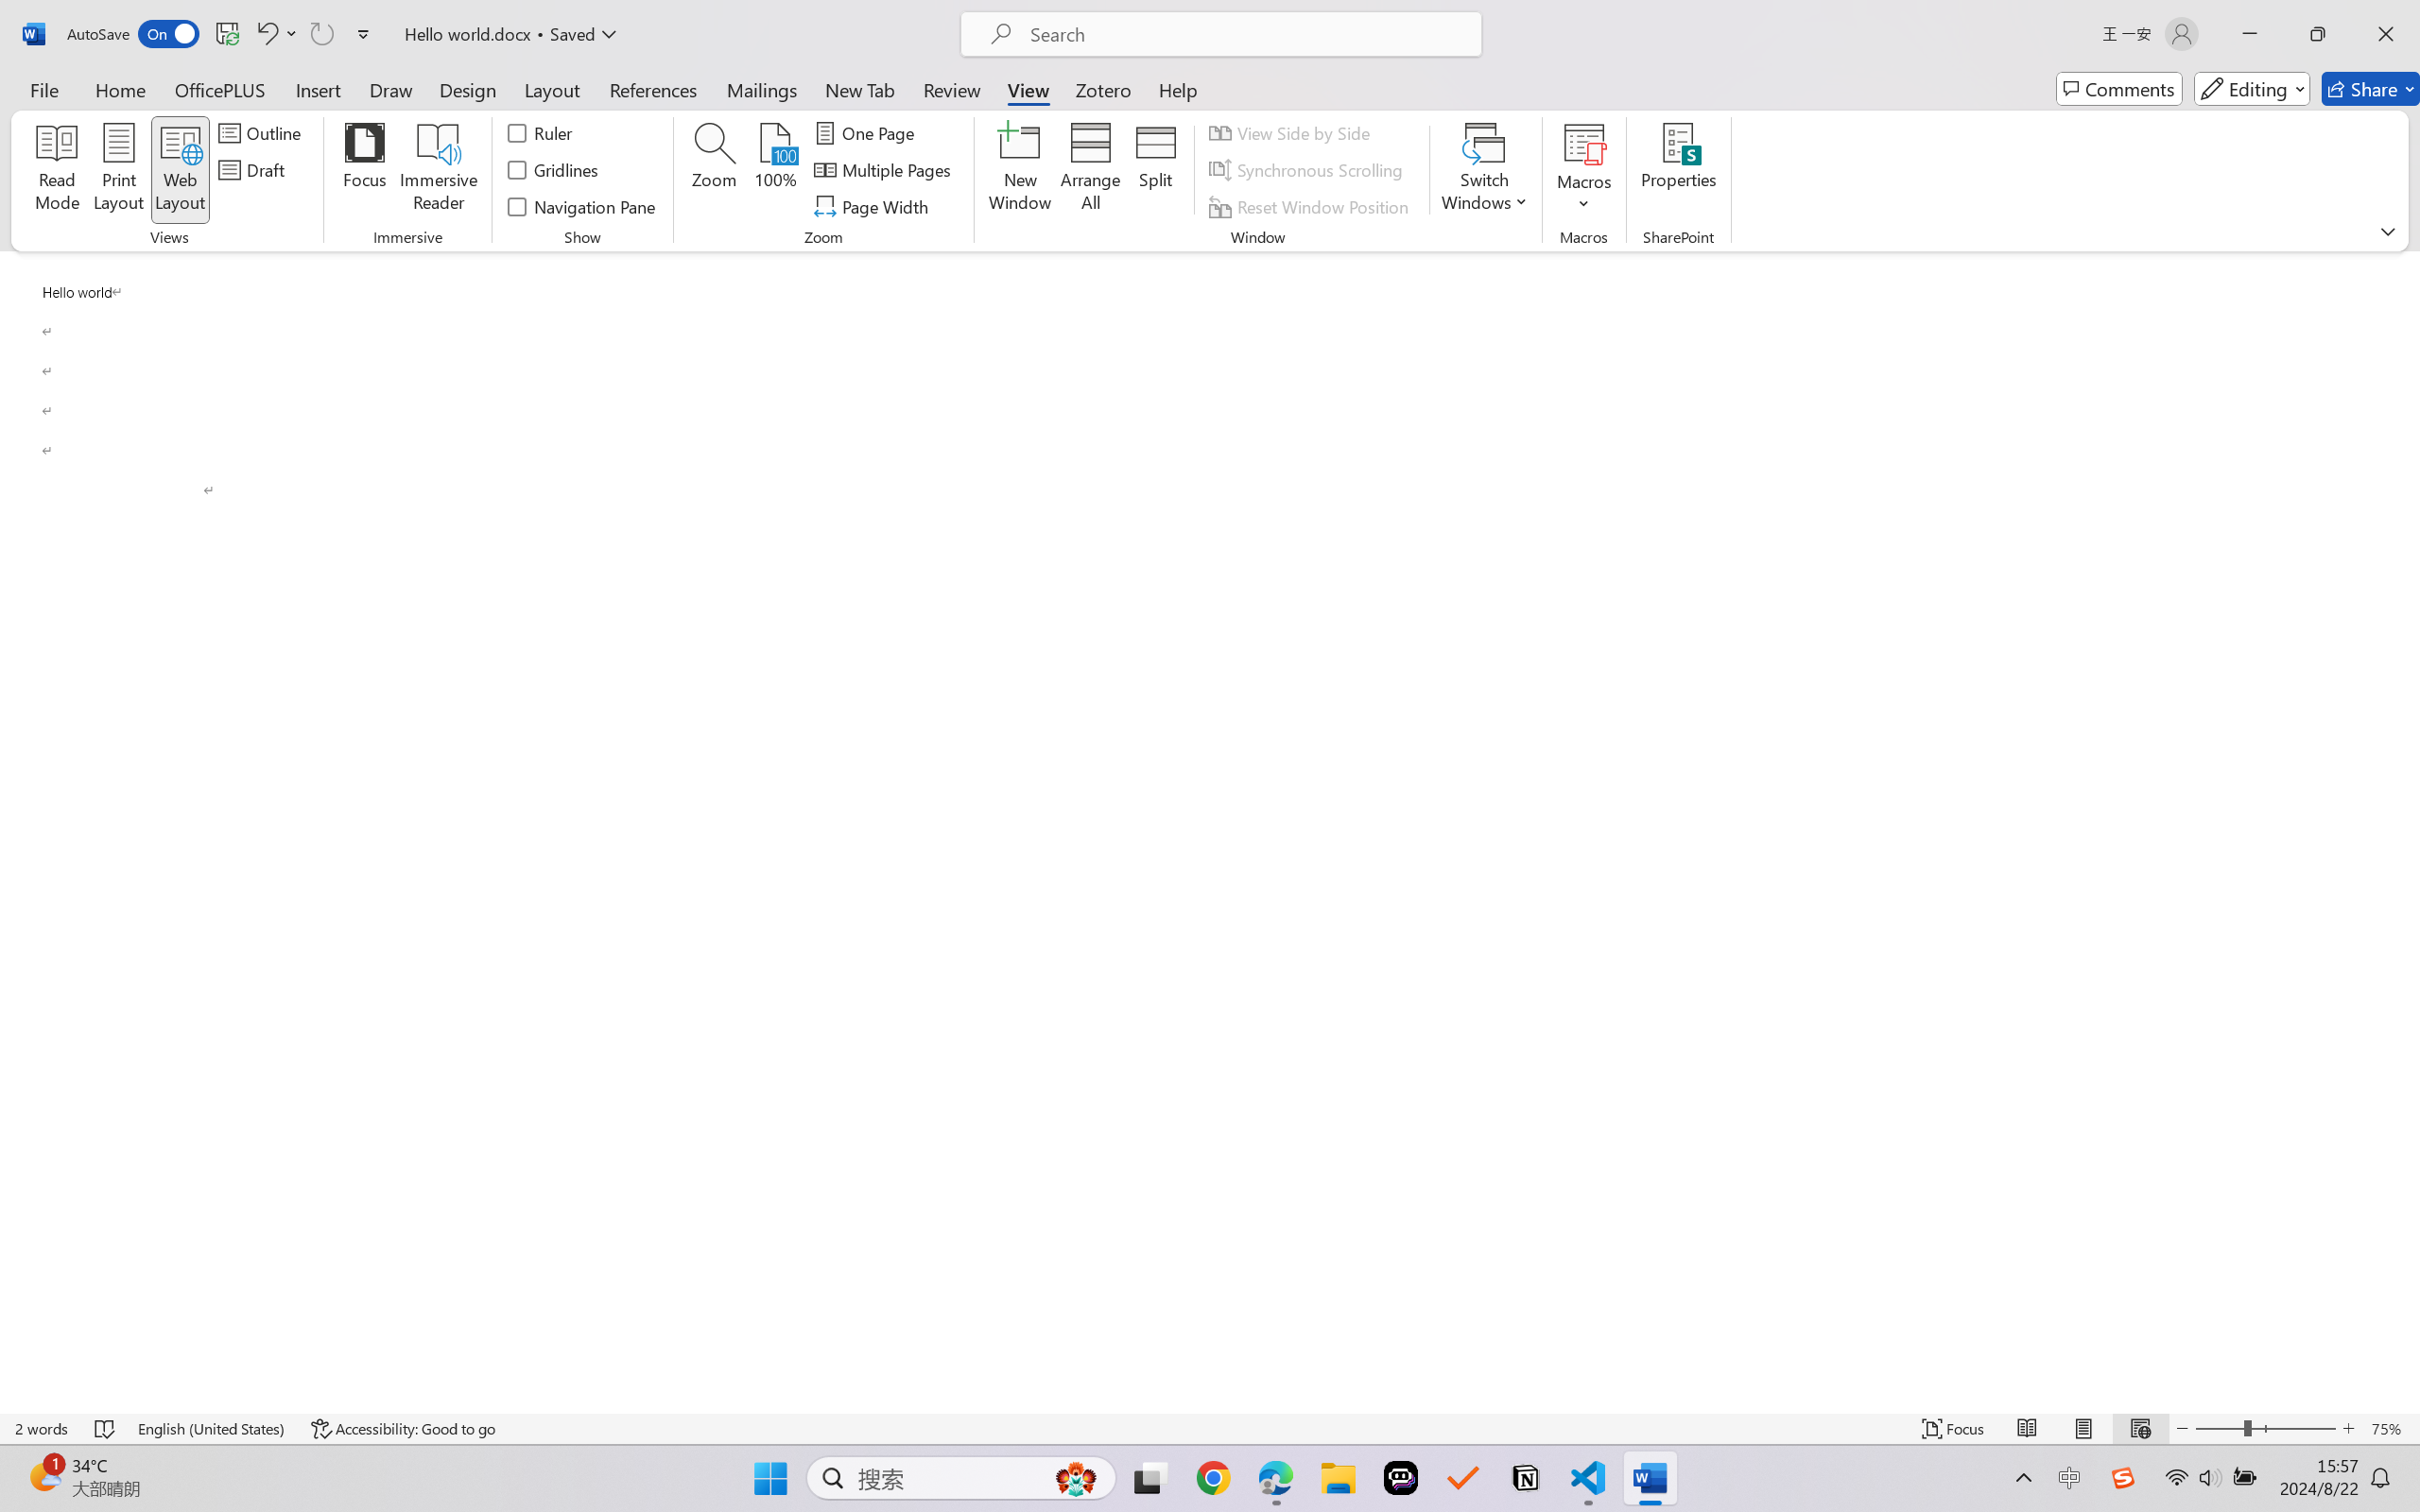 The image size is (2420, 1512). What do you see at coordinates (43, 88) in the screenshot?
I see `'File Tab'` at bounding box center [43, 88].